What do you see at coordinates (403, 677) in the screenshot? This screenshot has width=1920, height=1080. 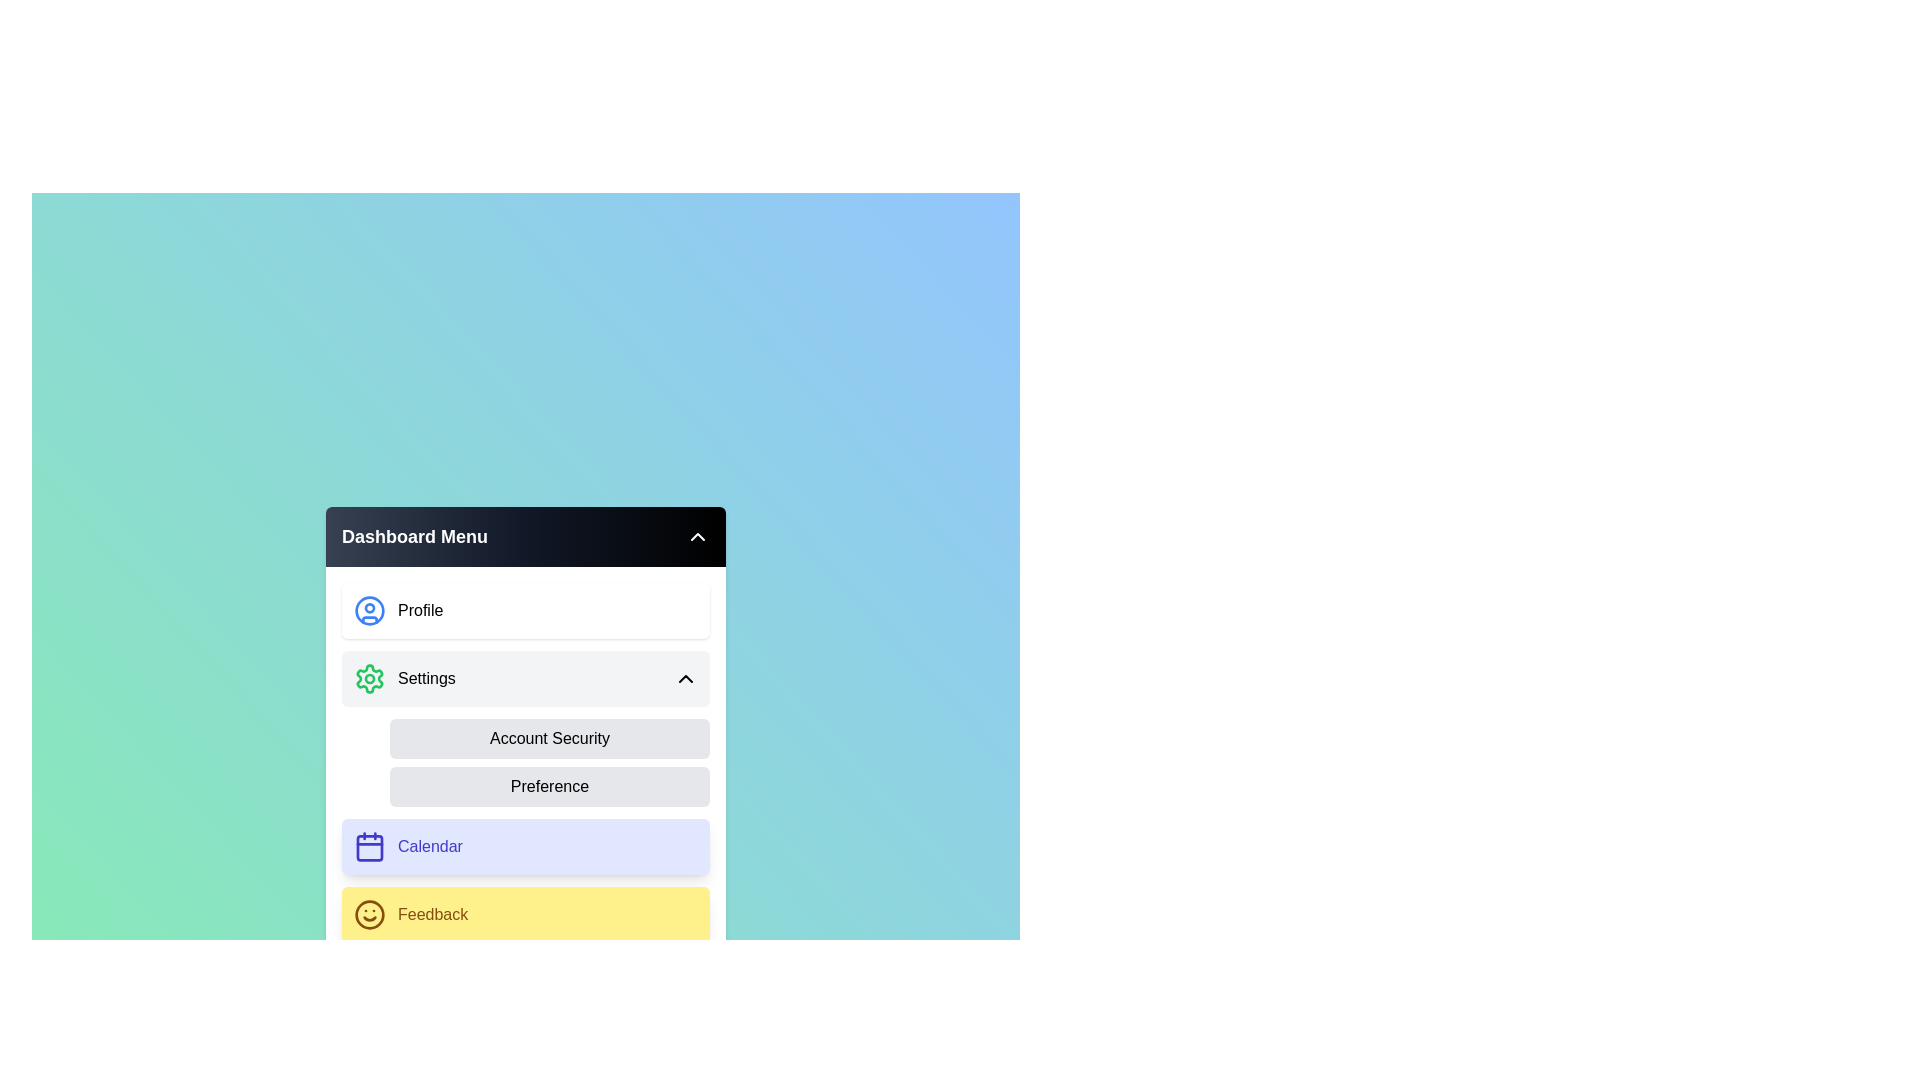 I see `the 'Settings' menu item, which features a green gear icon followed by the bold text 'Settings'` at bounding box center [403, 677].